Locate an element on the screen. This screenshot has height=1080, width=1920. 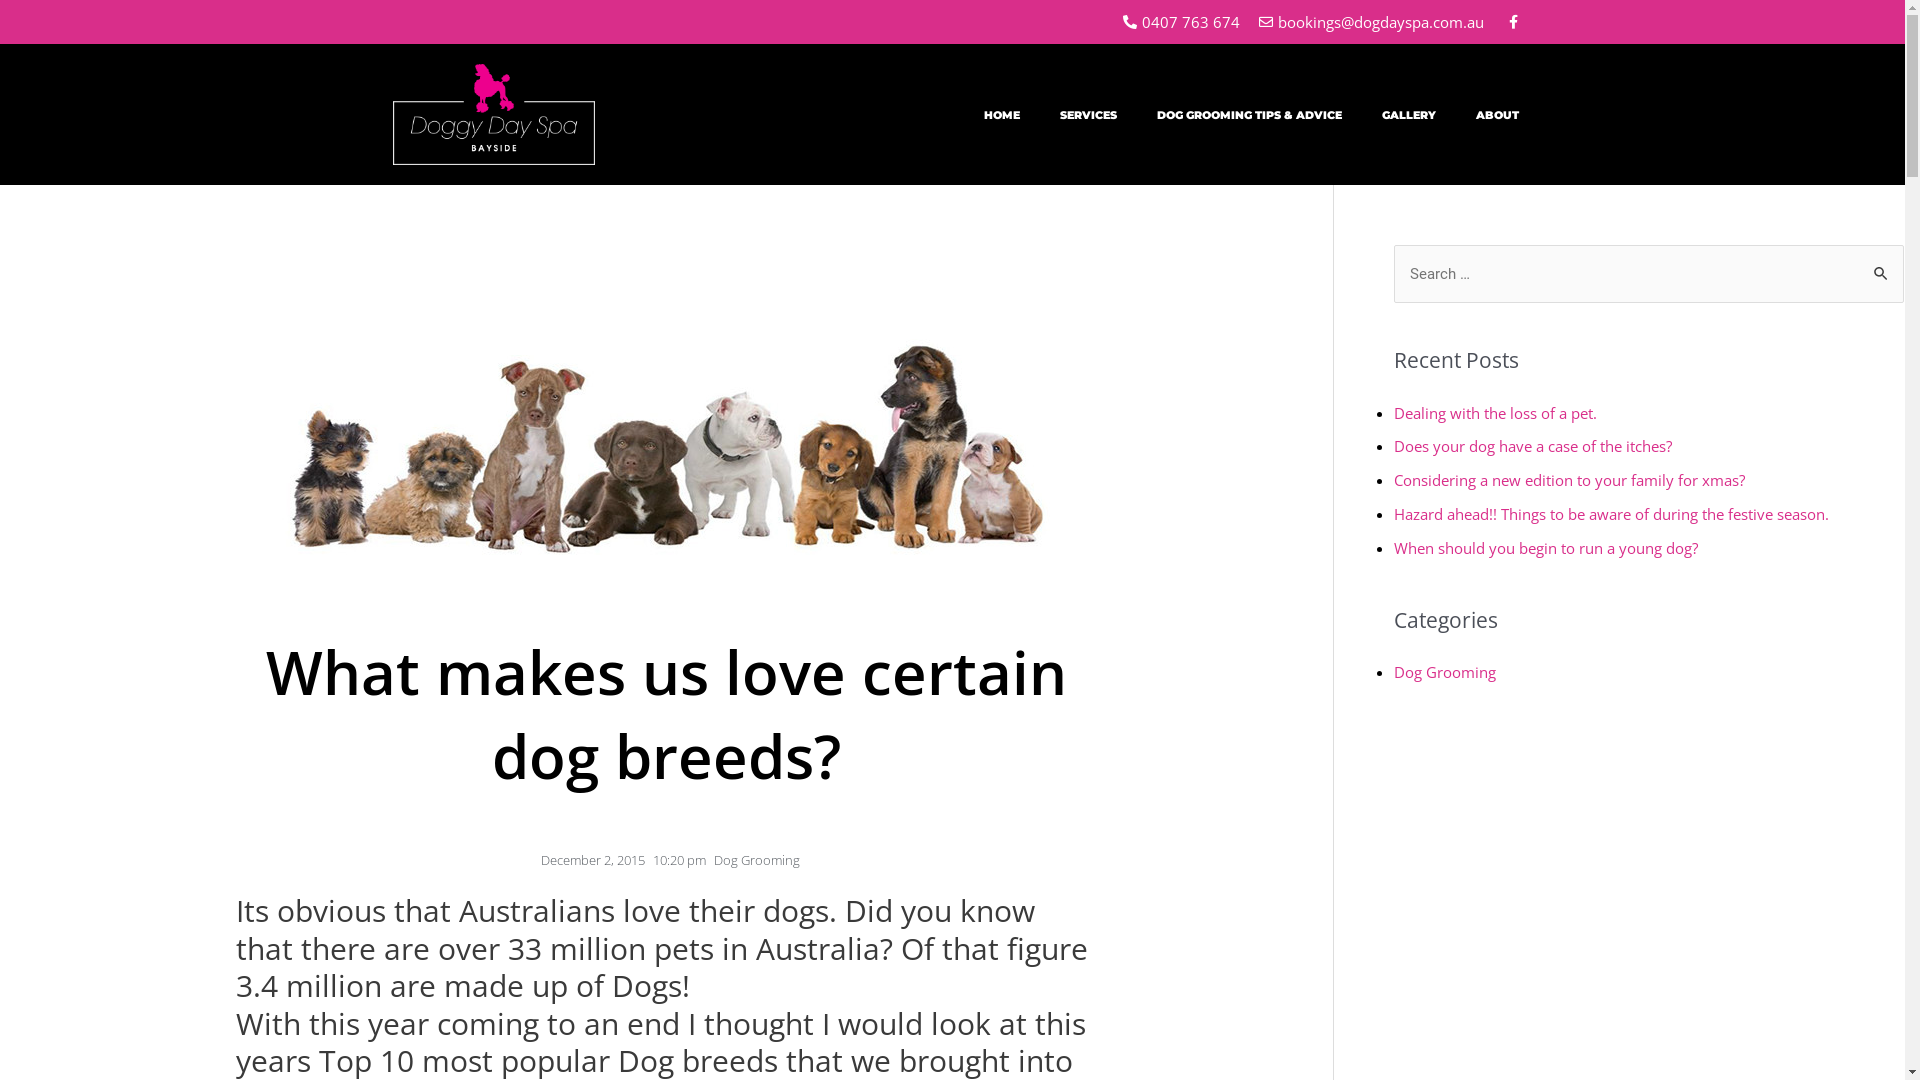
'When should you begin to run a young dog?' is located at coordinates (1544, 547).